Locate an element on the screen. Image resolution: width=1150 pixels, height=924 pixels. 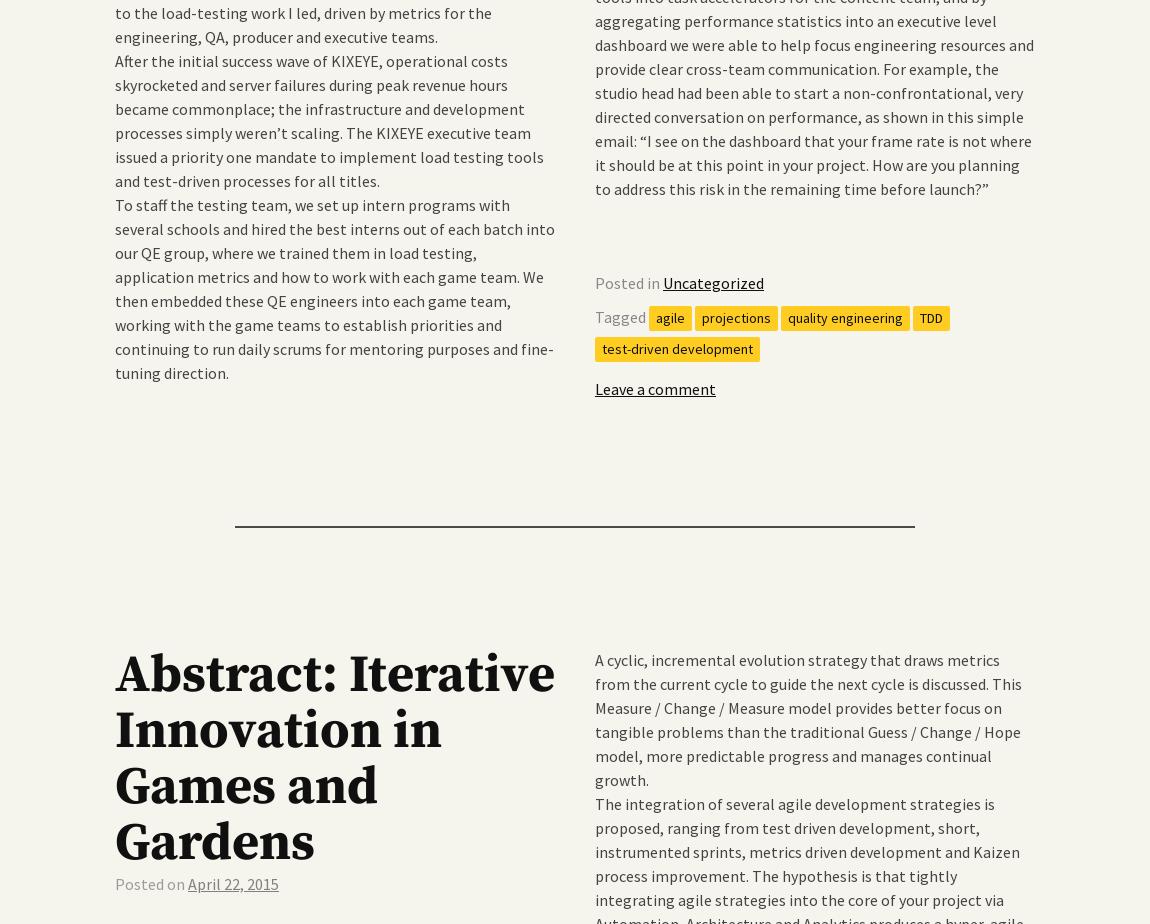
'A cyclic, incremental evolution strategy that draws metrics from the current cycle to guide the next cycle is discussed. This Measure / Change / Measure model provides better focus on tangible problems than the traditional Guess / Change / Hope model, more predictable progress and manages continual growth.' is located at coordinates (807, 718).